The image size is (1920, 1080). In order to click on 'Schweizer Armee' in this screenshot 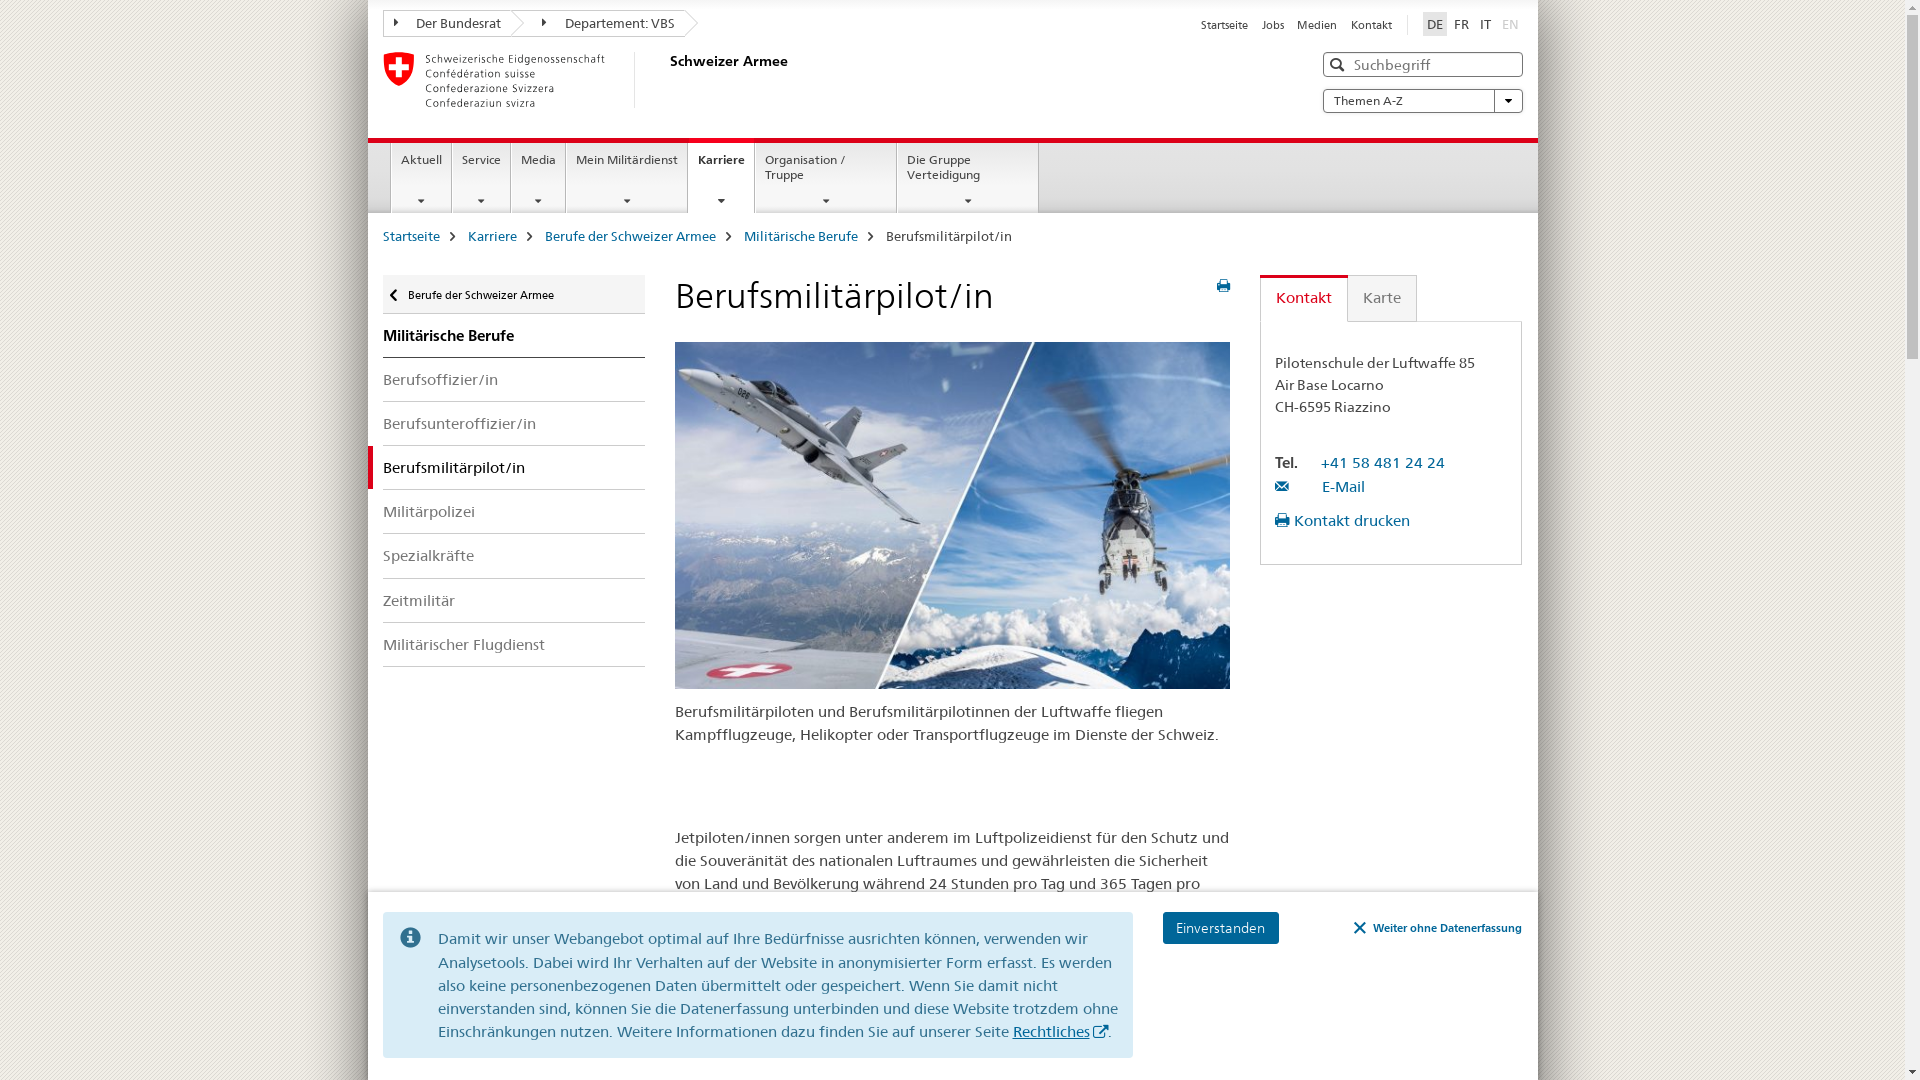, I will do `click(667, 79)`.